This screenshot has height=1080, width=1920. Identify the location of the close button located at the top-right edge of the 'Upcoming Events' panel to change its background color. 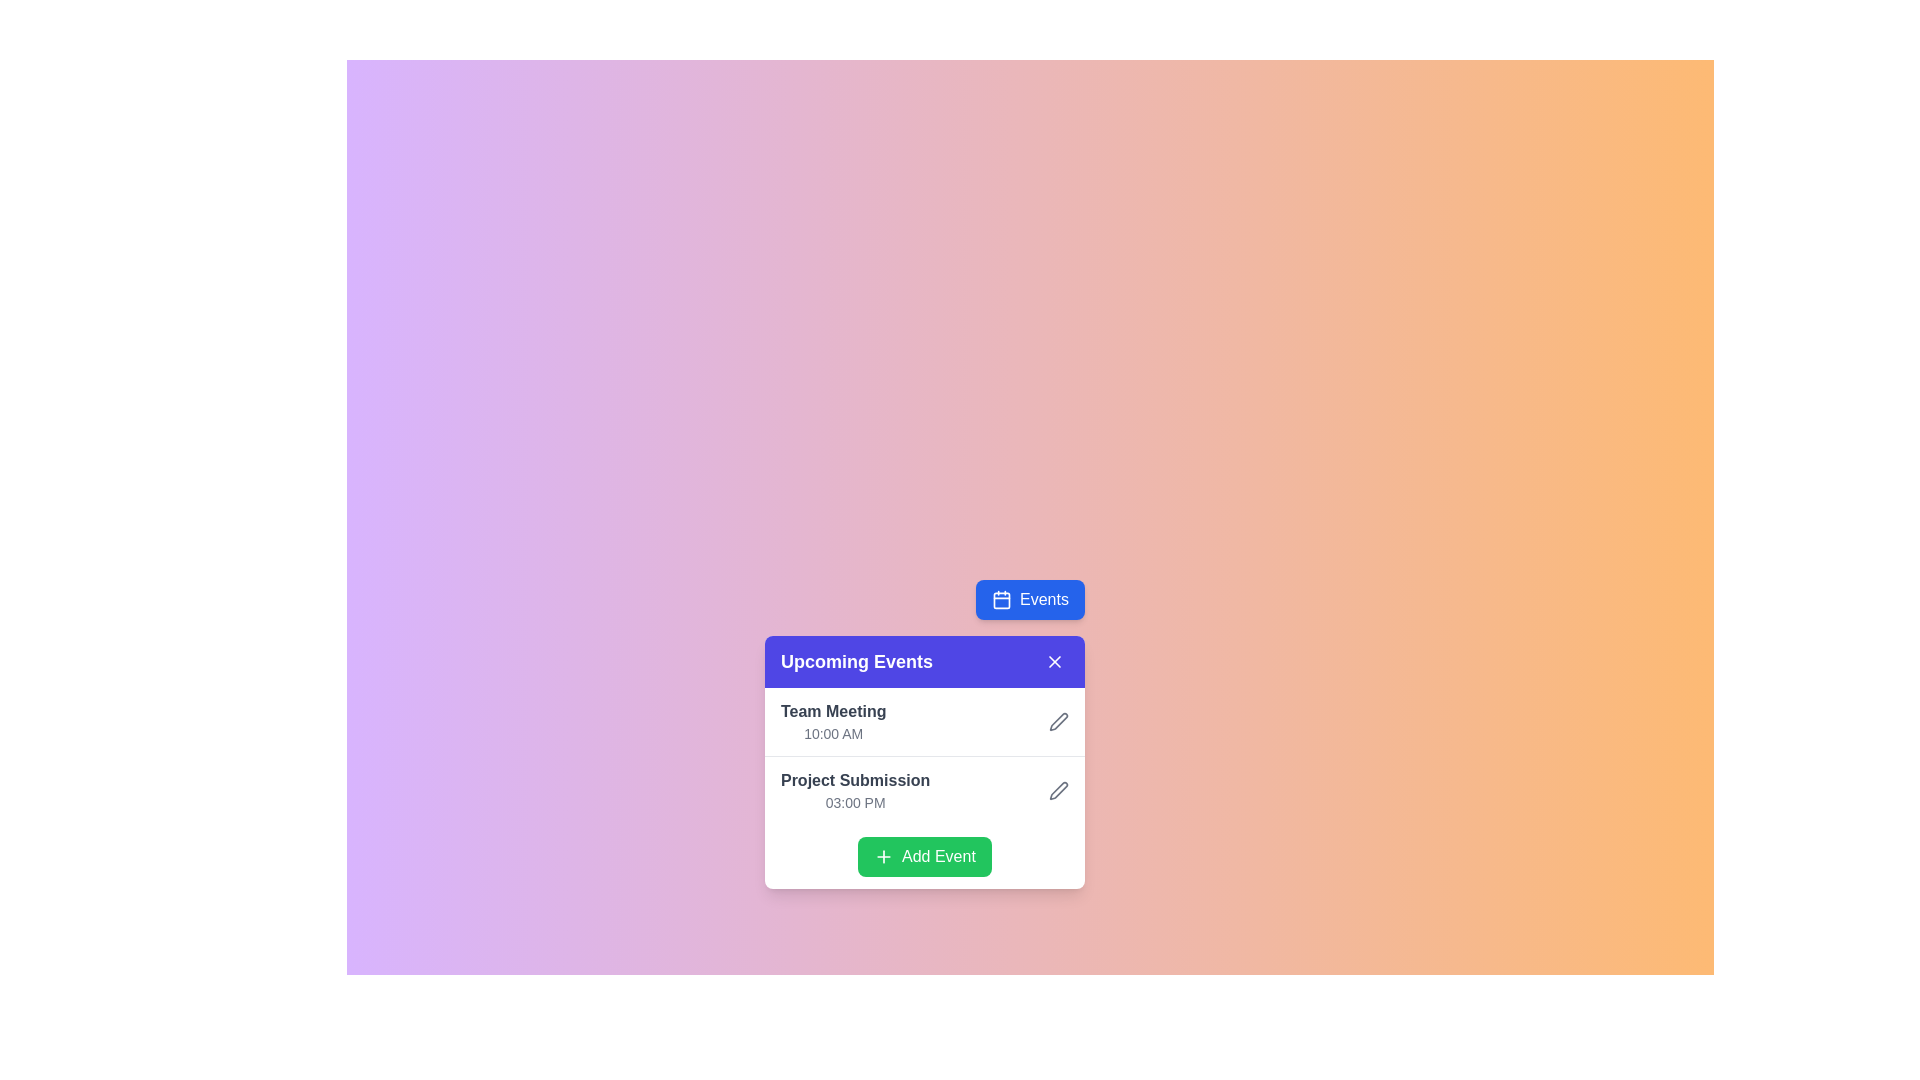
(1054, 662).